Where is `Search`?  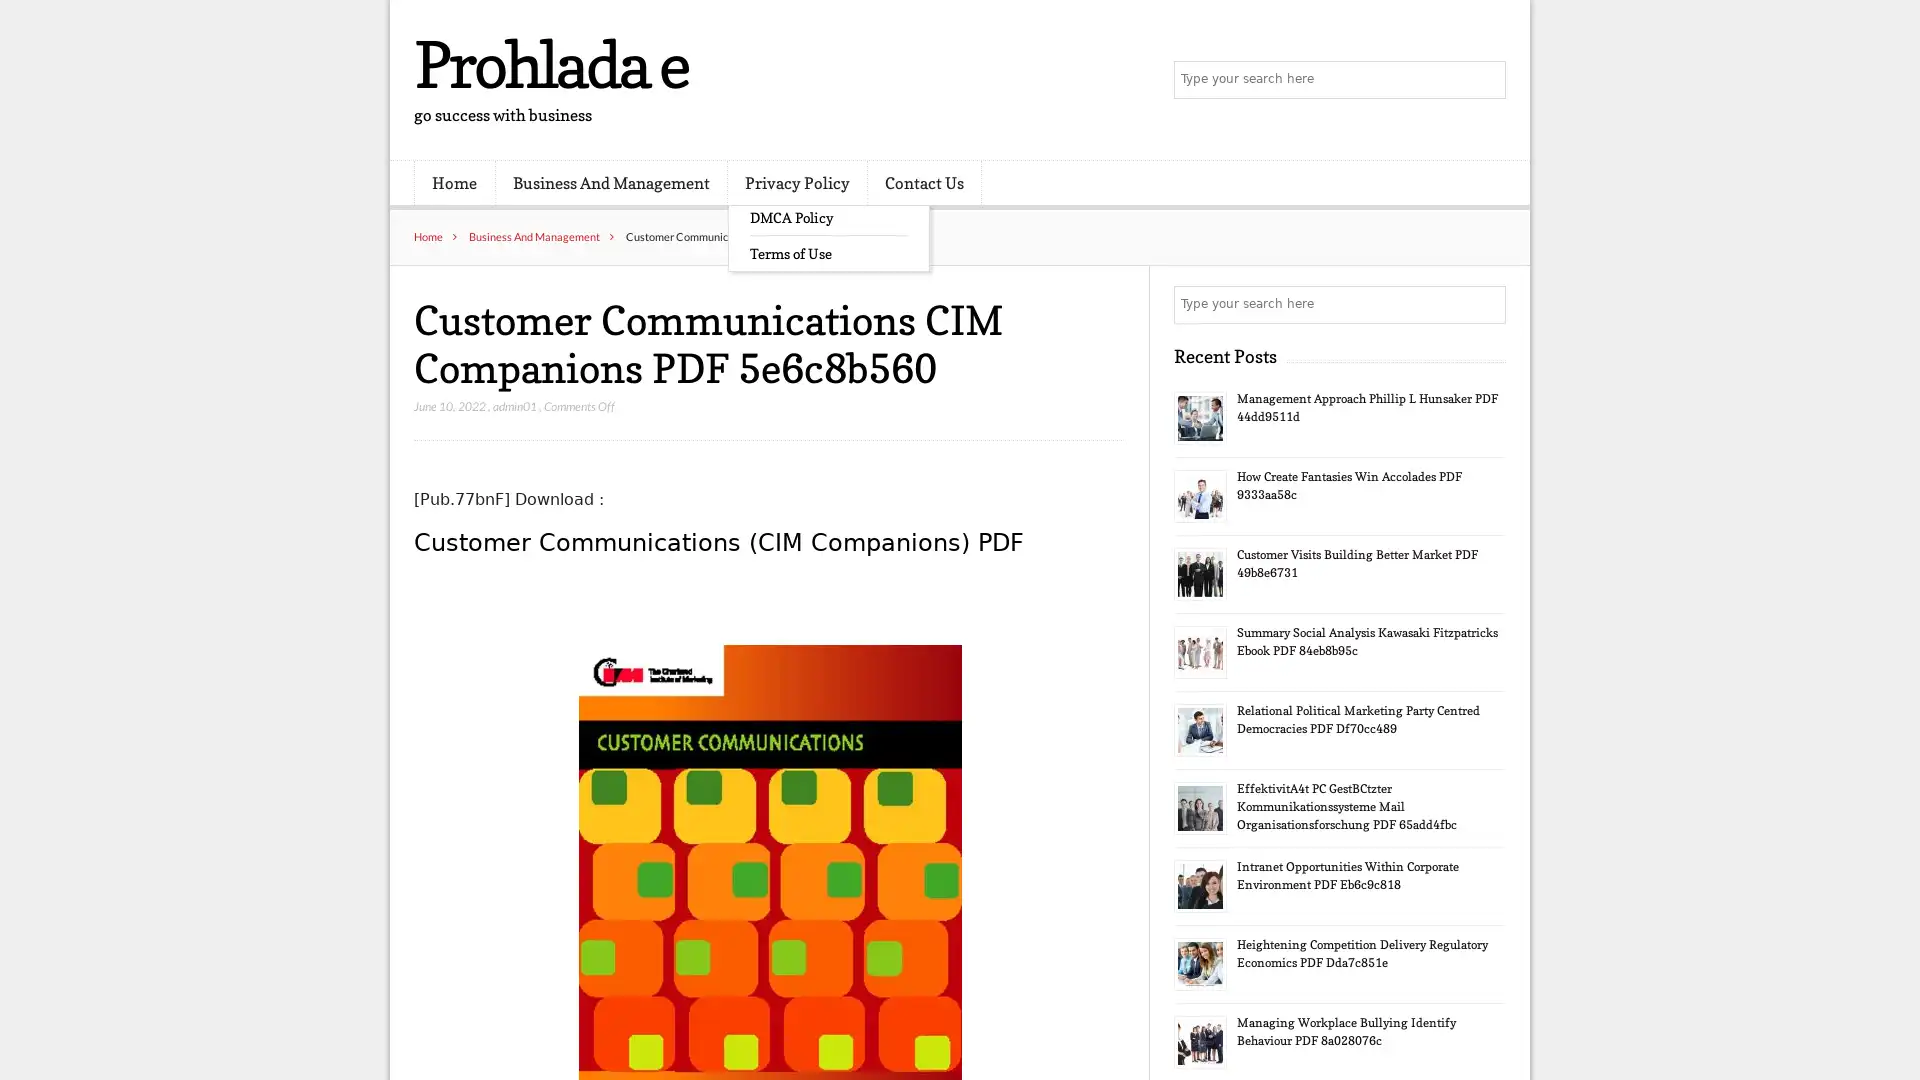
Search is located at coordinates (1485, 80).